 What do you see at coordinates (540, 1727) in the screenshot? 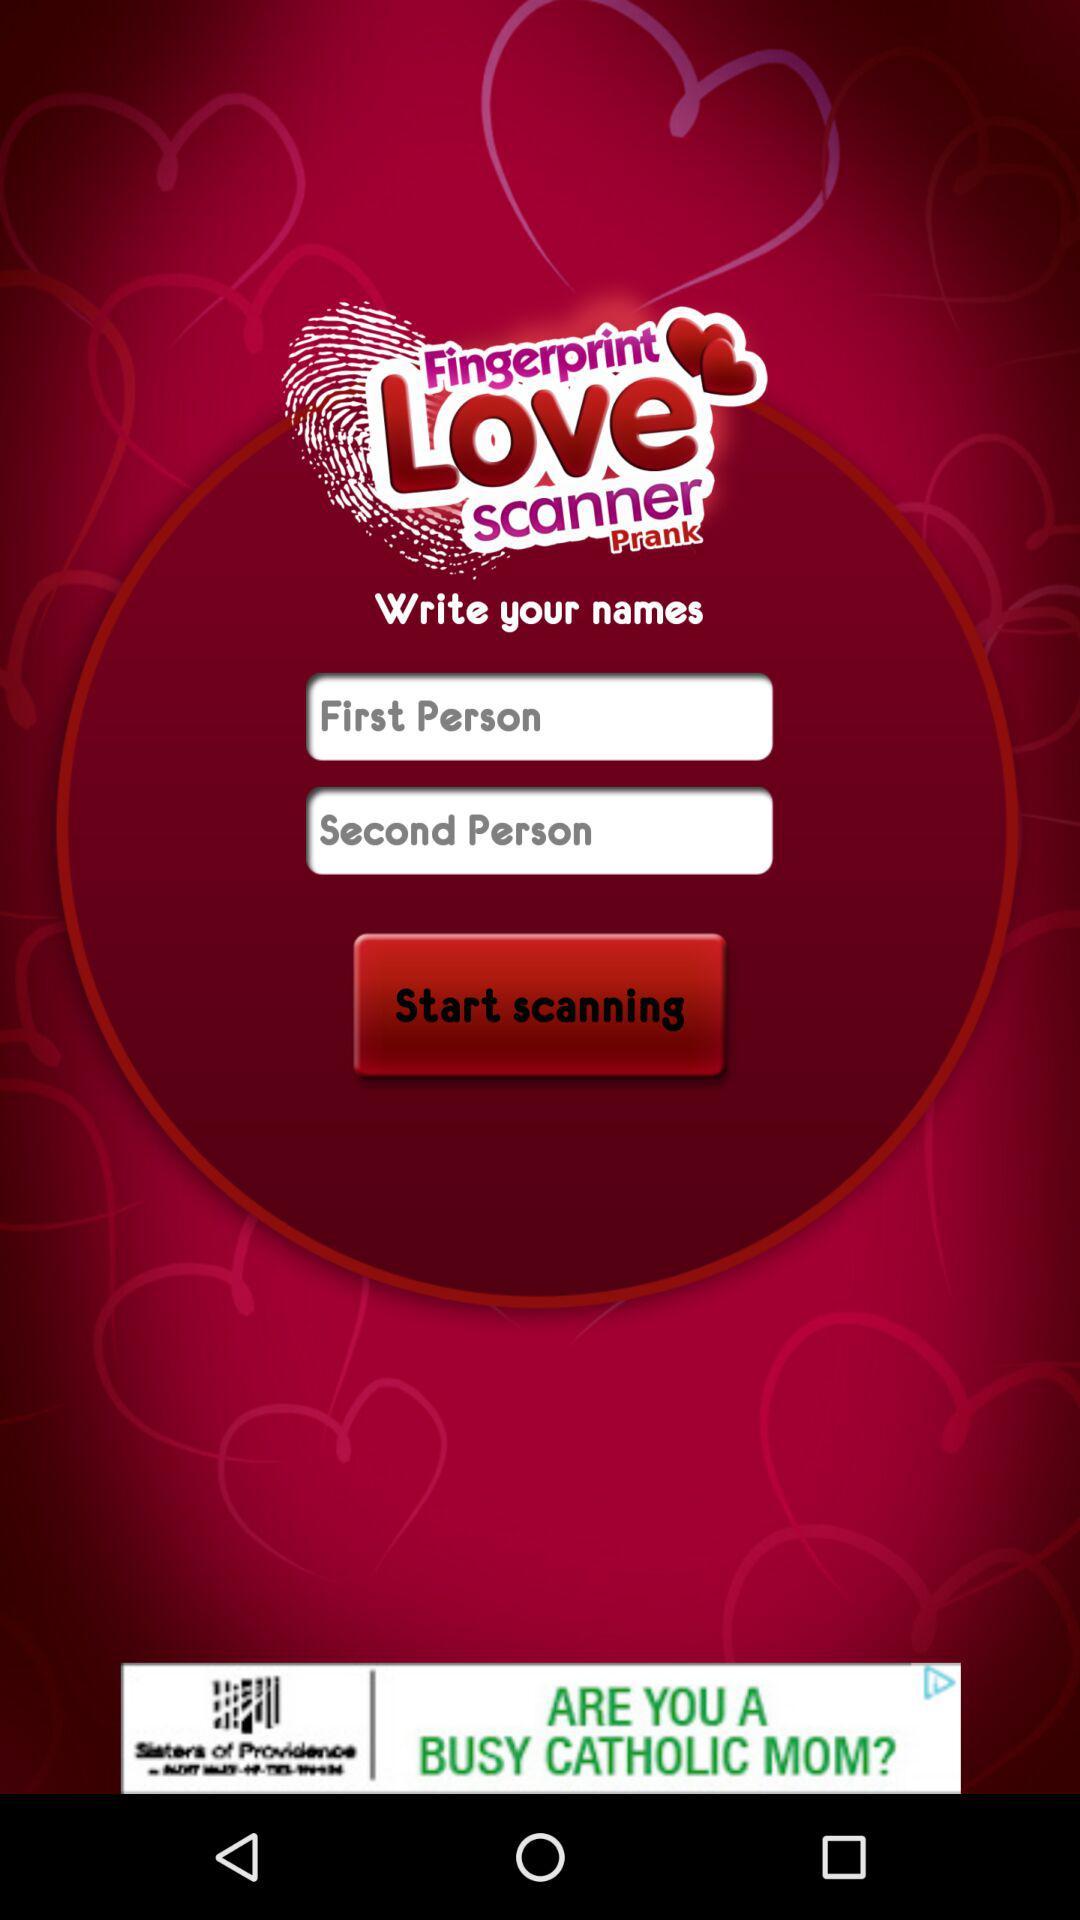
I see `advertisement page` at bounding box center [540, 1727].